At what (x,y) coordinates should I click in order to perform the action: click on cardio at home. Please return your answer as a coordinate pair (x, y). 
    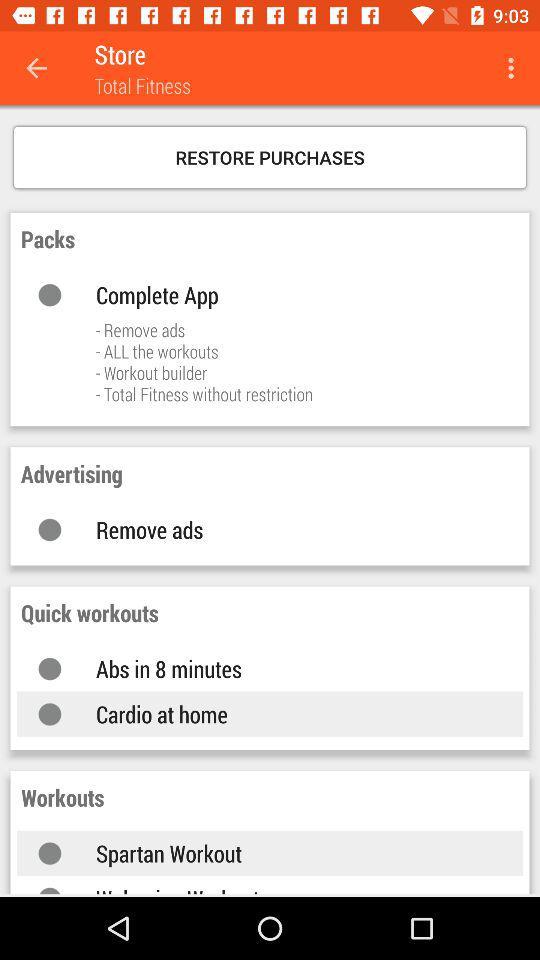
    Looking at the image, I should click on (288, 714).